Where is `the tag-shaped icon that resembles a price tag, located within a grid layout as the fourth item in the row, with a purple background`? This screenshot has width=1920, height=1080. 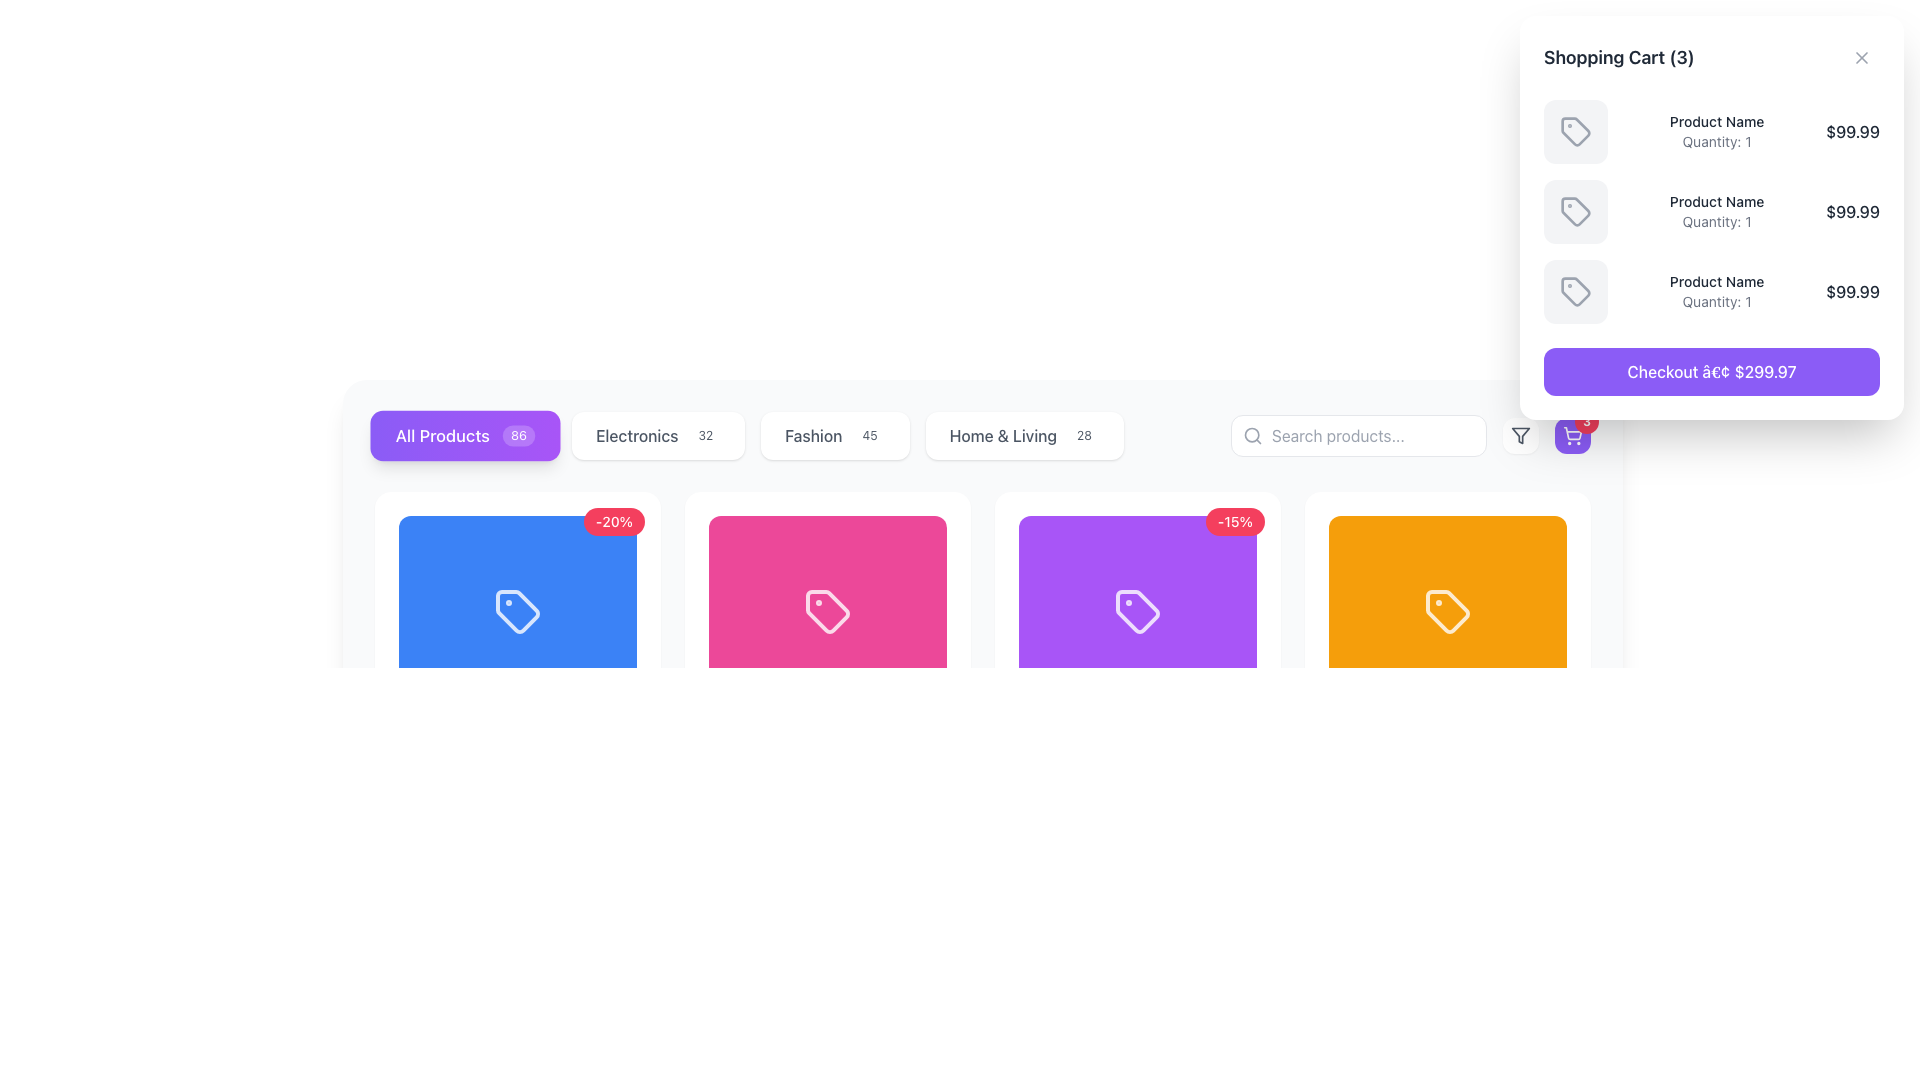 the tag-shaped icon that resembles a price tag, located within a grid layout as the fourth item in the row, with a purple background is located at coordinates (1137, 611).